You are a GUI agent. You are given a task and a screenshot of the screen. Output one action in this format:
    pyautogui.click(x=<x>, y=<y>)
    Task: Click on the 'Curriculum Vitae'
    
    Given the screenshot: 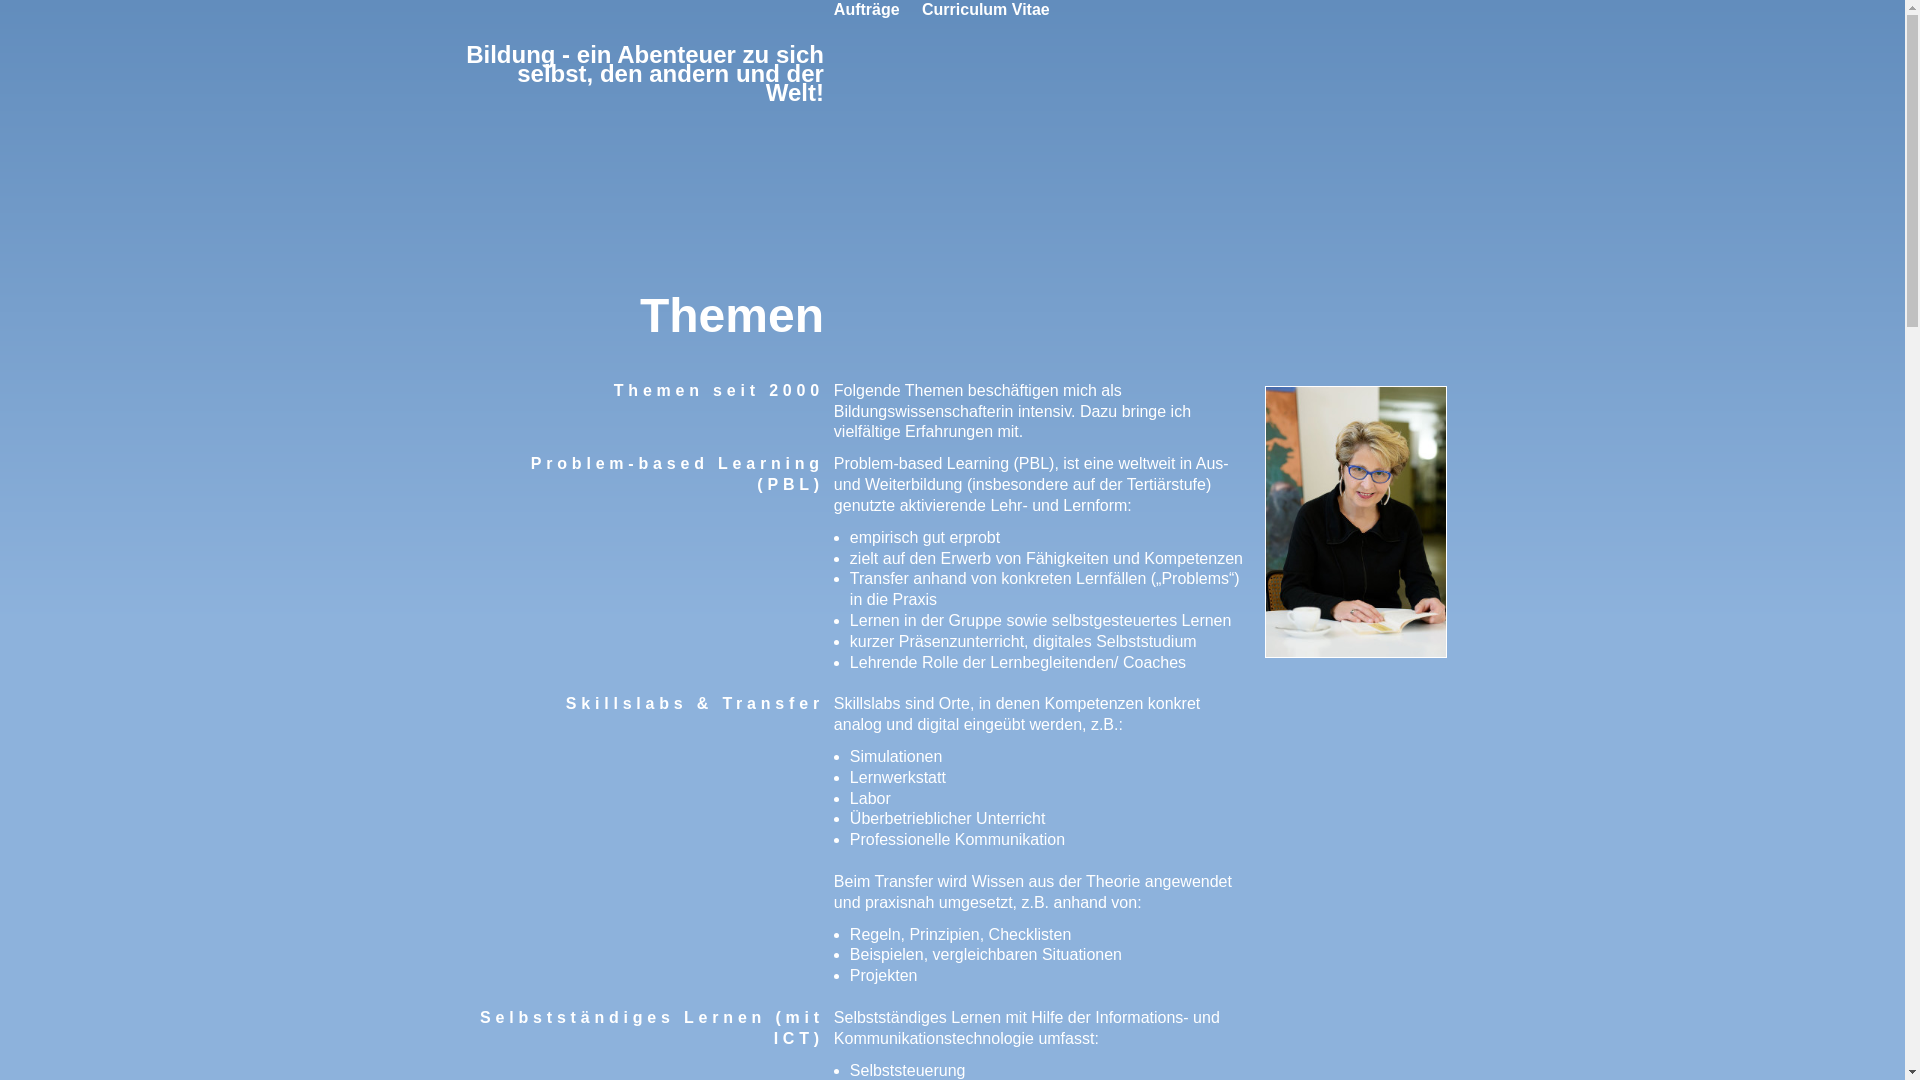 What is the action you would take?
    pyautogui.click(x=920, y=9)
    